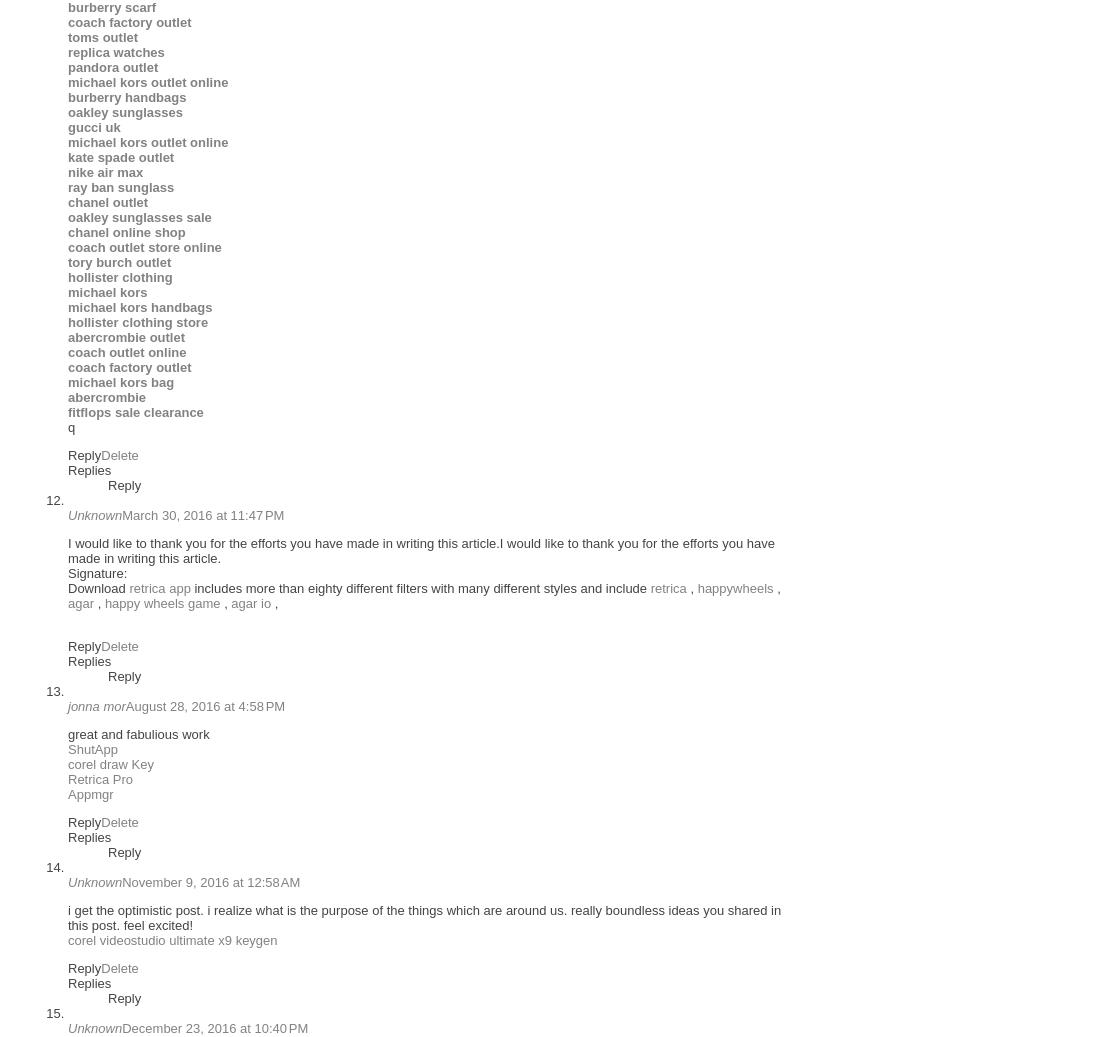 Image resolution: width=1108 pixels, height=1037 pixels. I want to click on 'great and fabulious work', so click(67, 734).